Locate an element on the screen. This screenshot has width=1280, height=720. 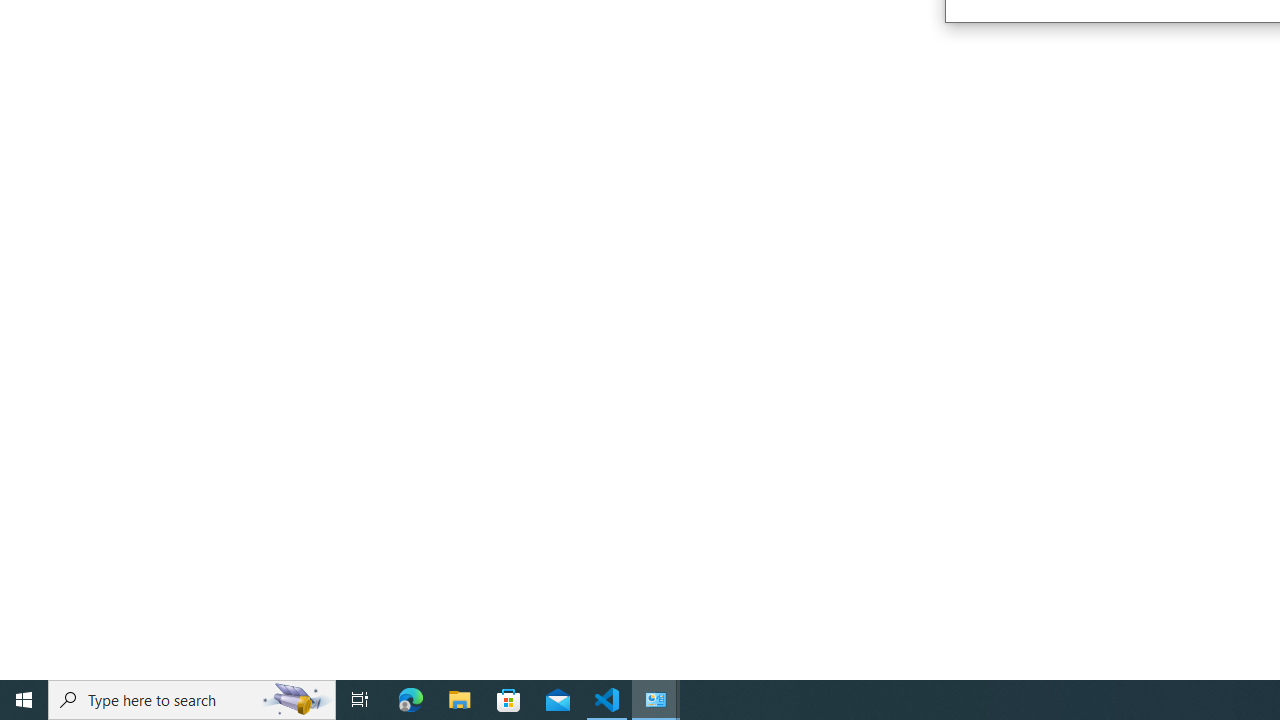
'Search highlights icon opens search home window' is located at coordinates (294, 698).